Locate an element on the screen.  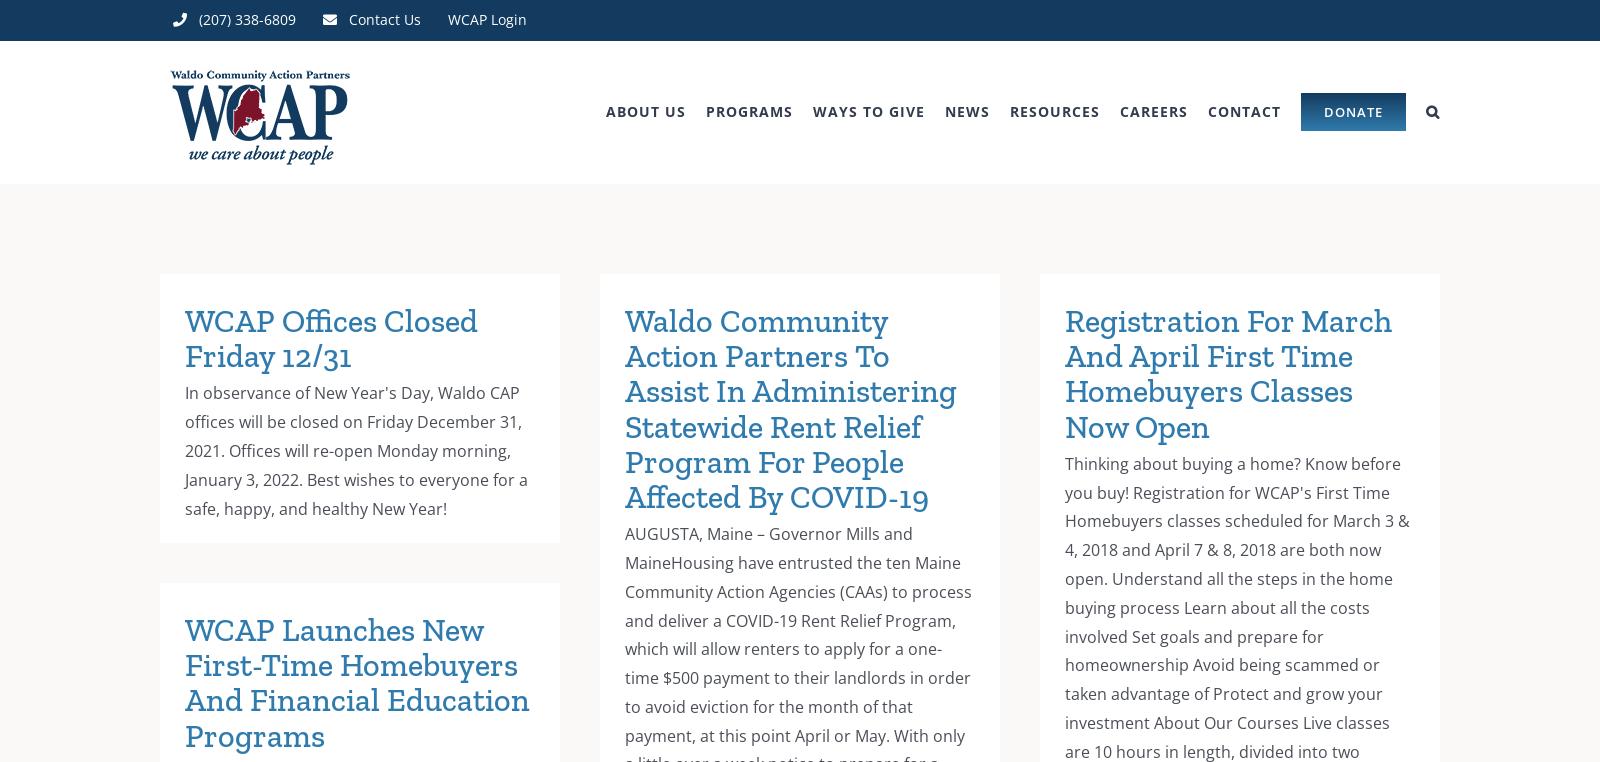
'E-newsletter sign up' is located at coordinates (1033, 213).